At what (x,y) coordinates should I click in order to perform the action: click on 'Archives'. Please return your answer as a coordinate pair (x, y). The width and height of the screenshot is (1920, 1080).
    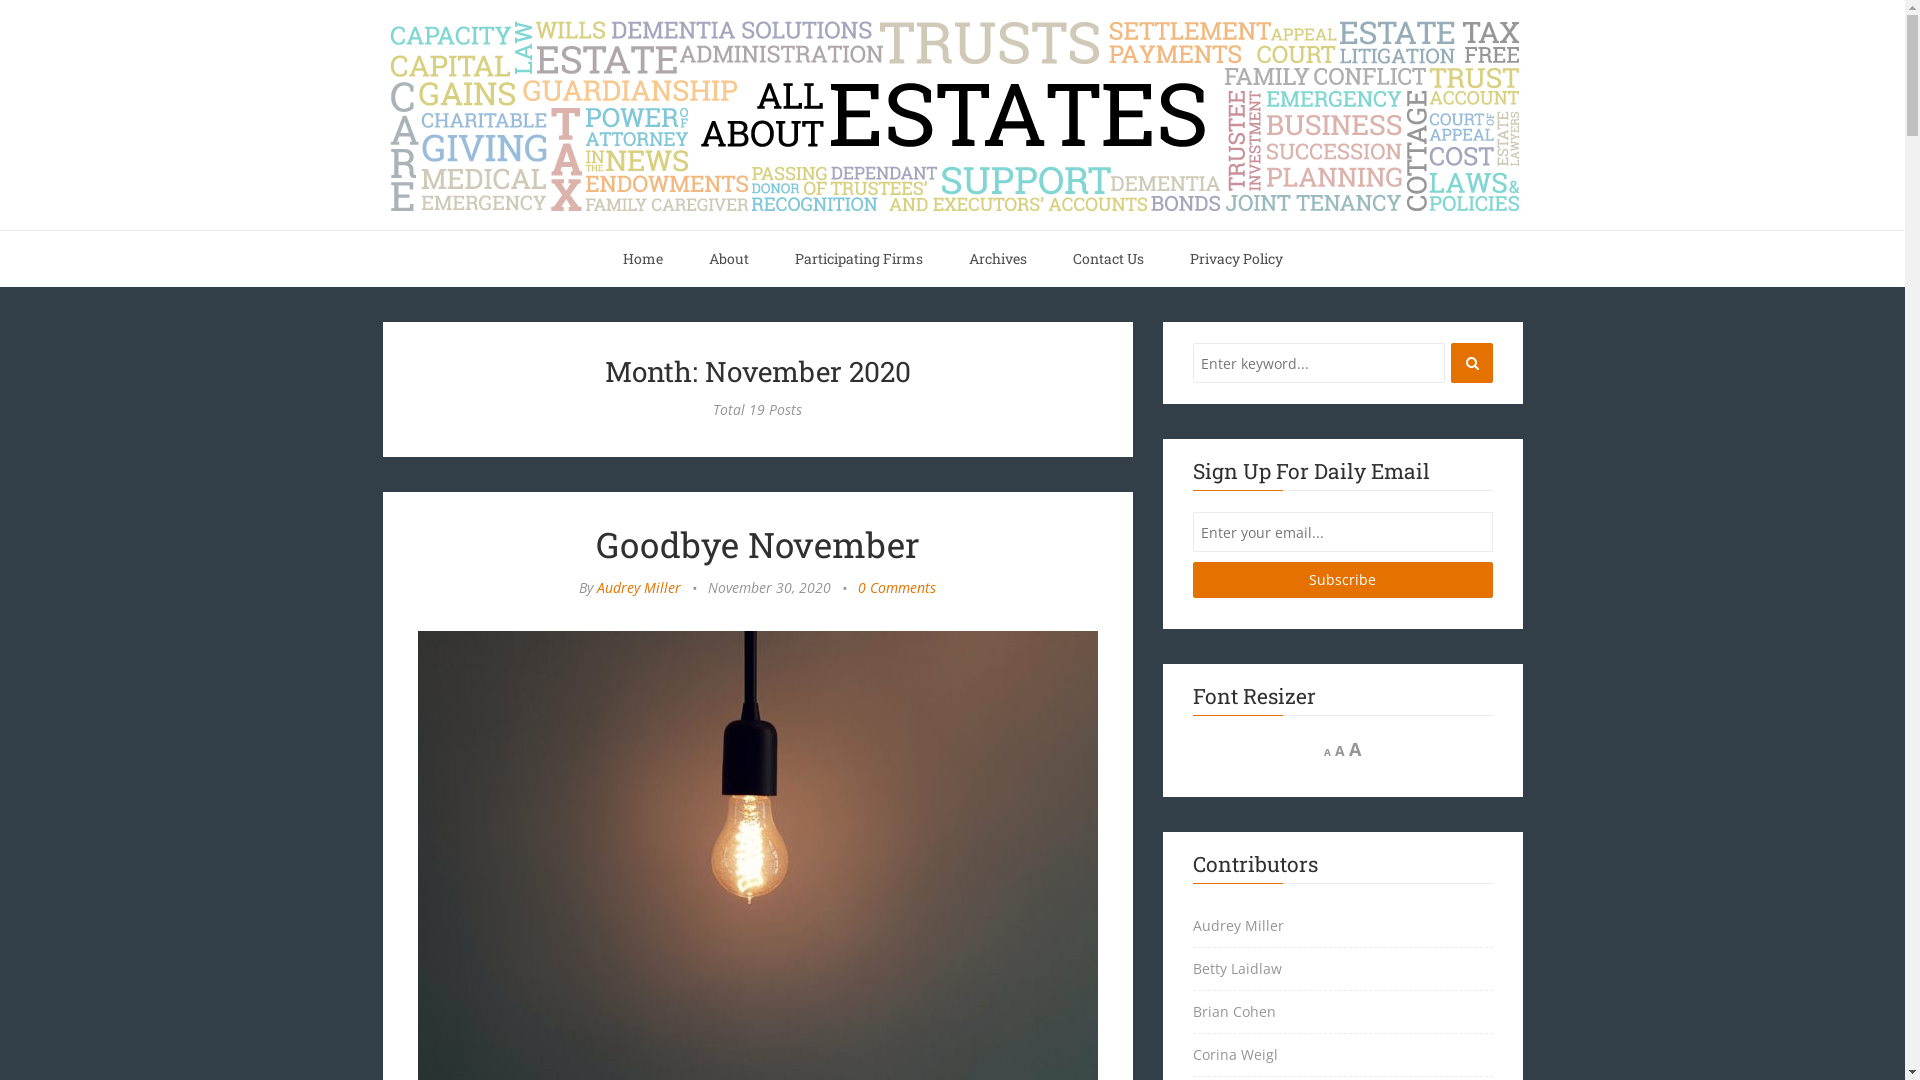
    Looking at the image, I should click on (947, 257).